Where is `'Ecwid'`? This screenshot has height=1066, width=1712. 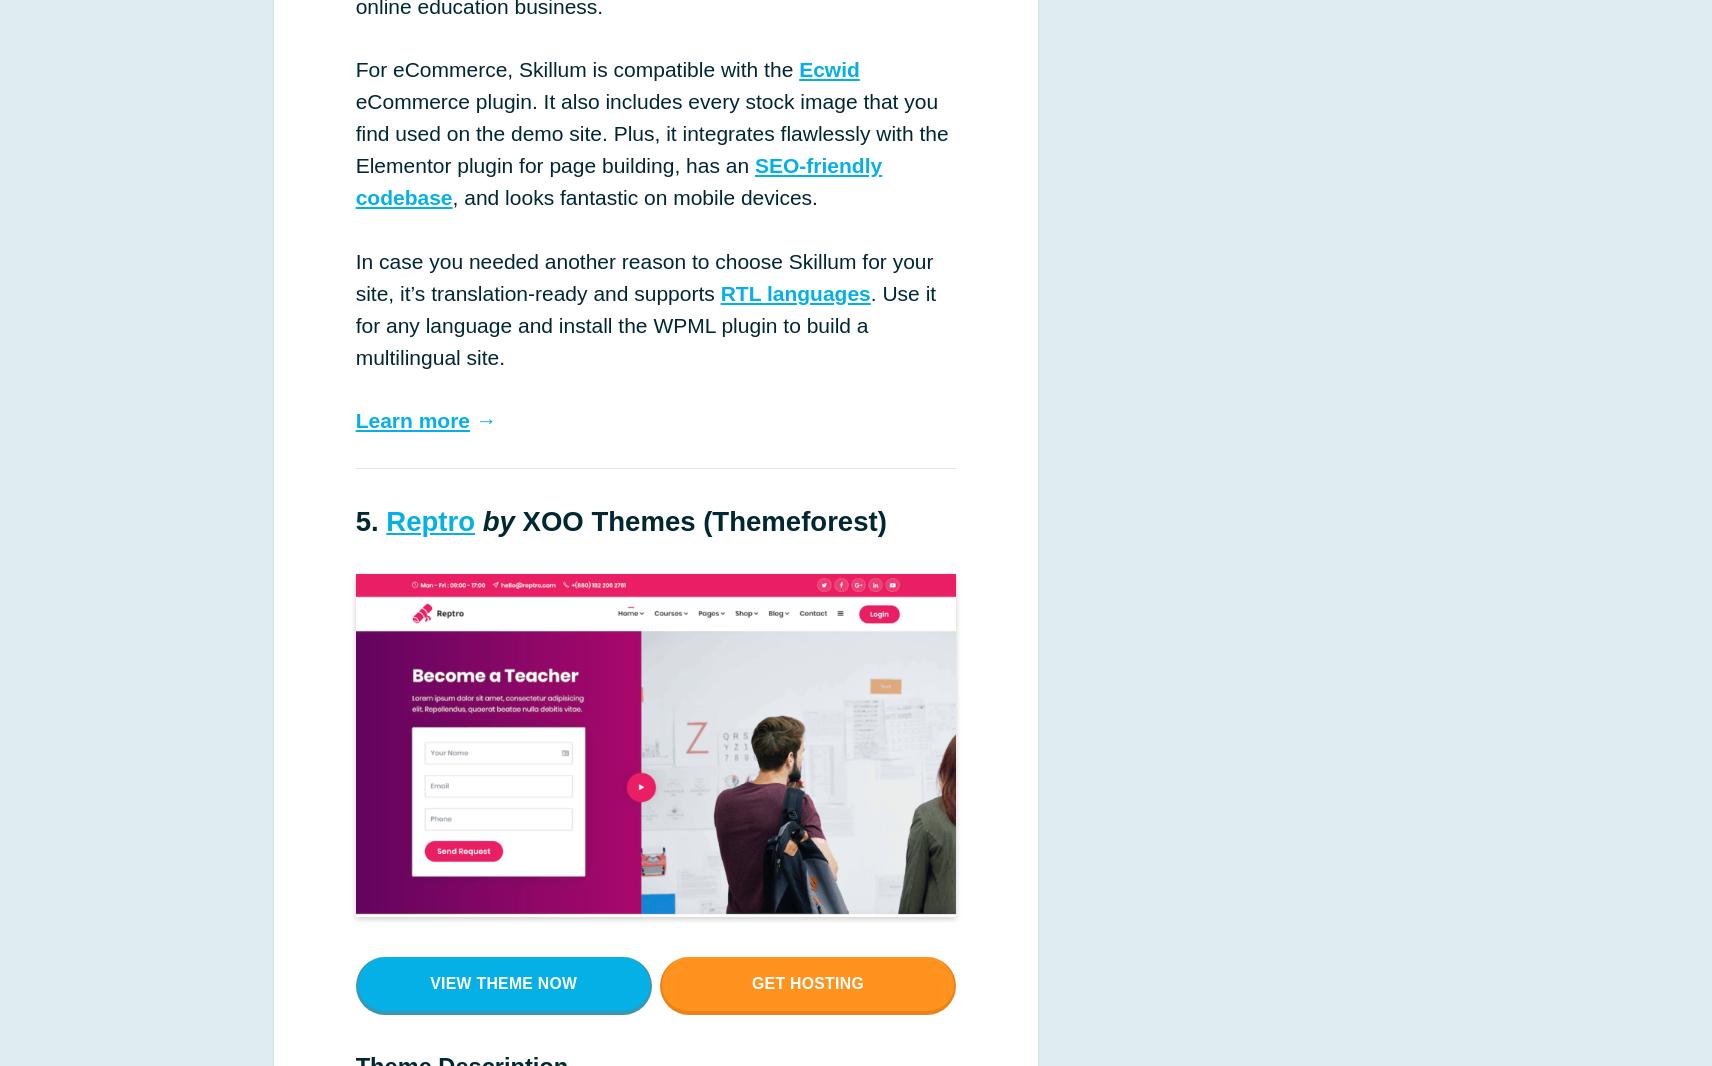
'Ecwid' is located at coordinates (828, 68).